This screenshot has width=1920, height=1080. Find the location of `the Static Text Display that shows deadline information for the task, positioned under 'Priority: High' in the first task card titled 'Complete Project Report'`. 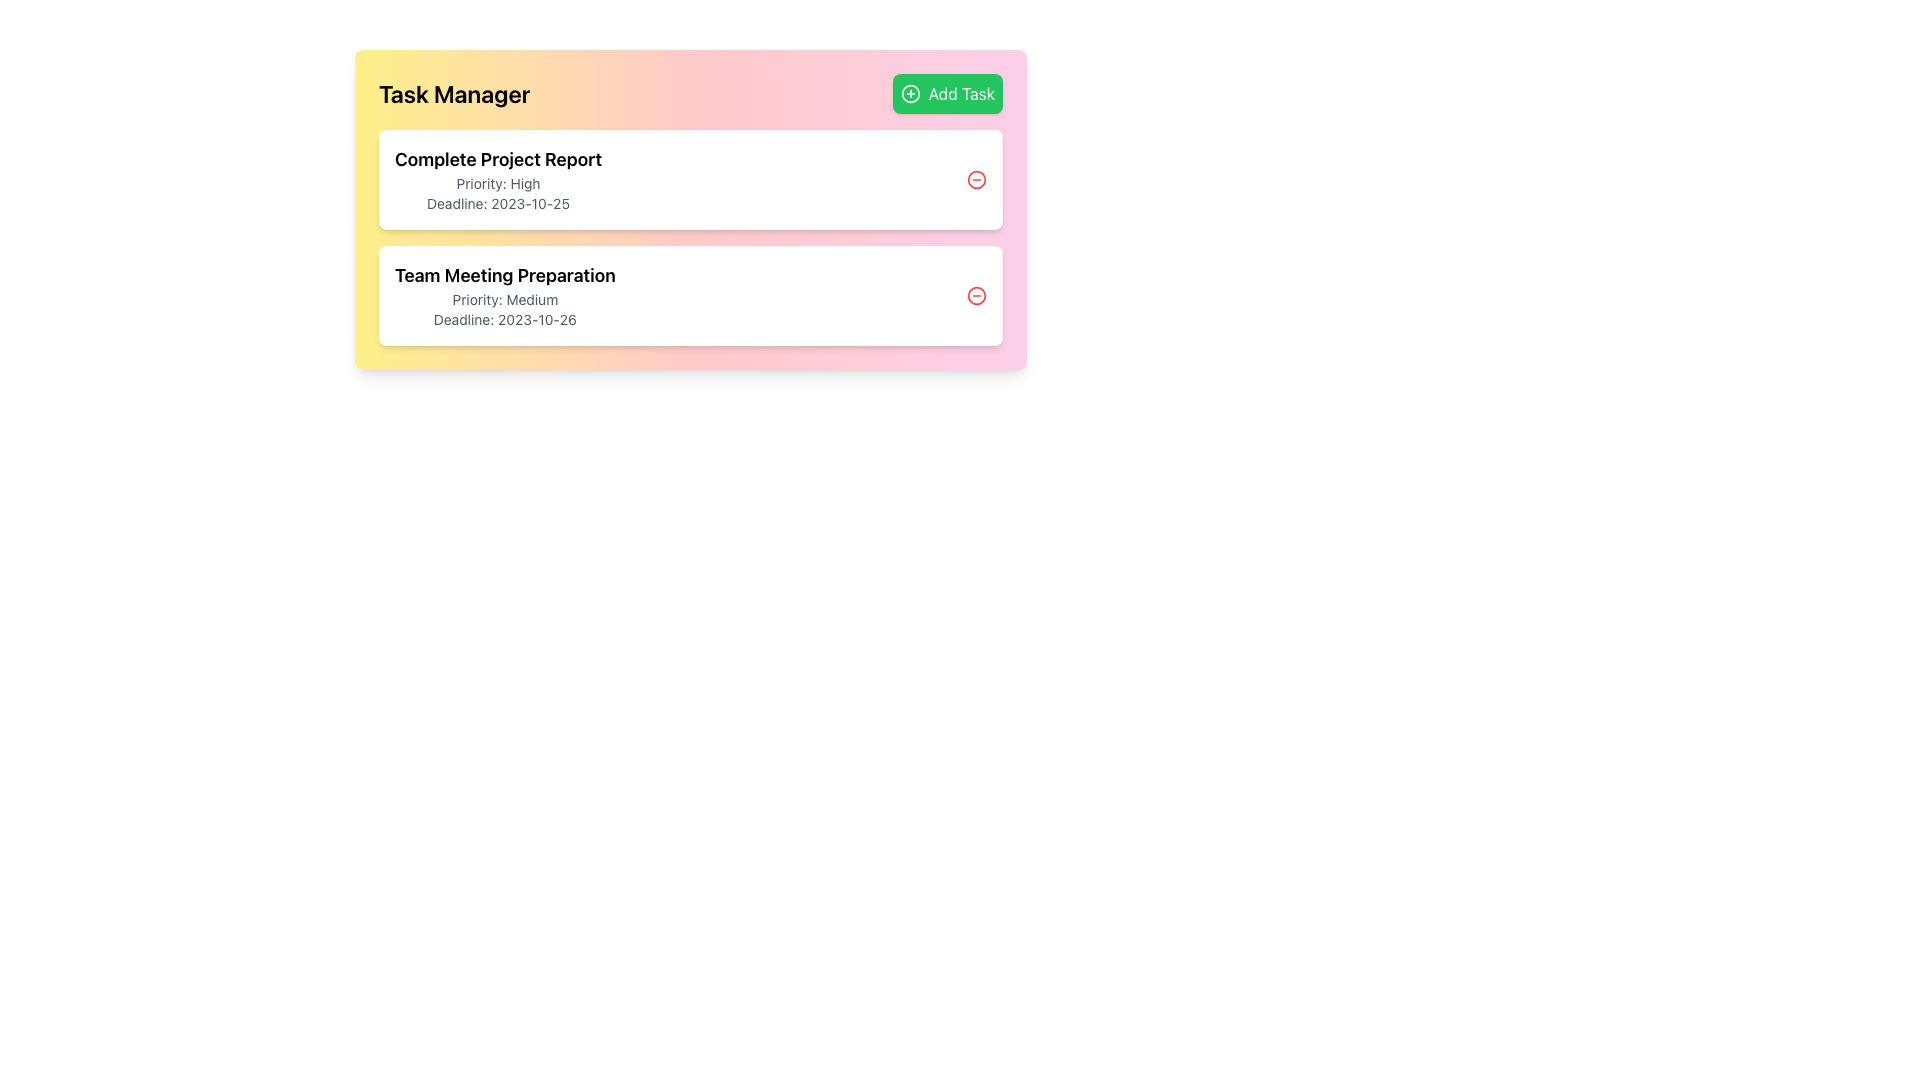

the Static Text Display that shows deadline information for the task, positioned under 'Priority: High' in the first task card titled 'Complete Project Report' is located at coordinates (498, 204).